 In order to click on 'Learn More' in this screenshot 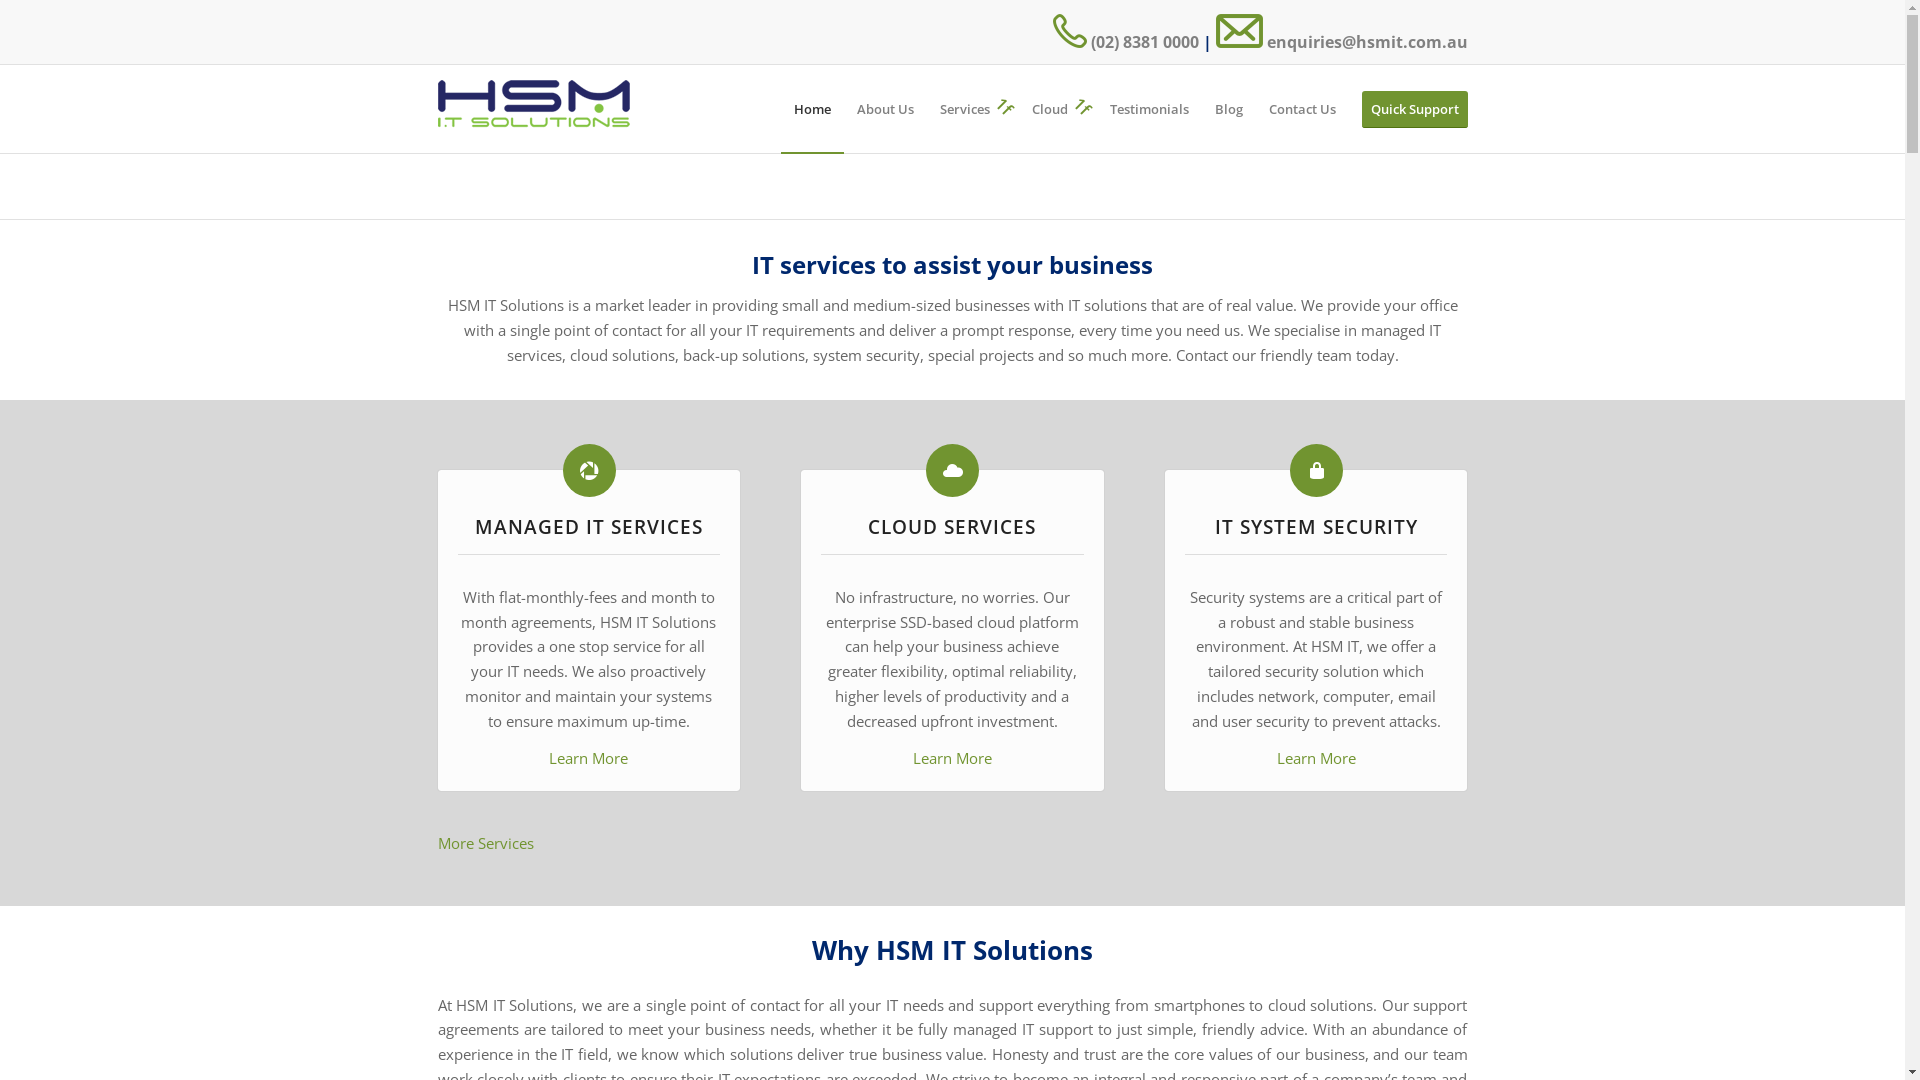, I will do `click(911, 758)`.